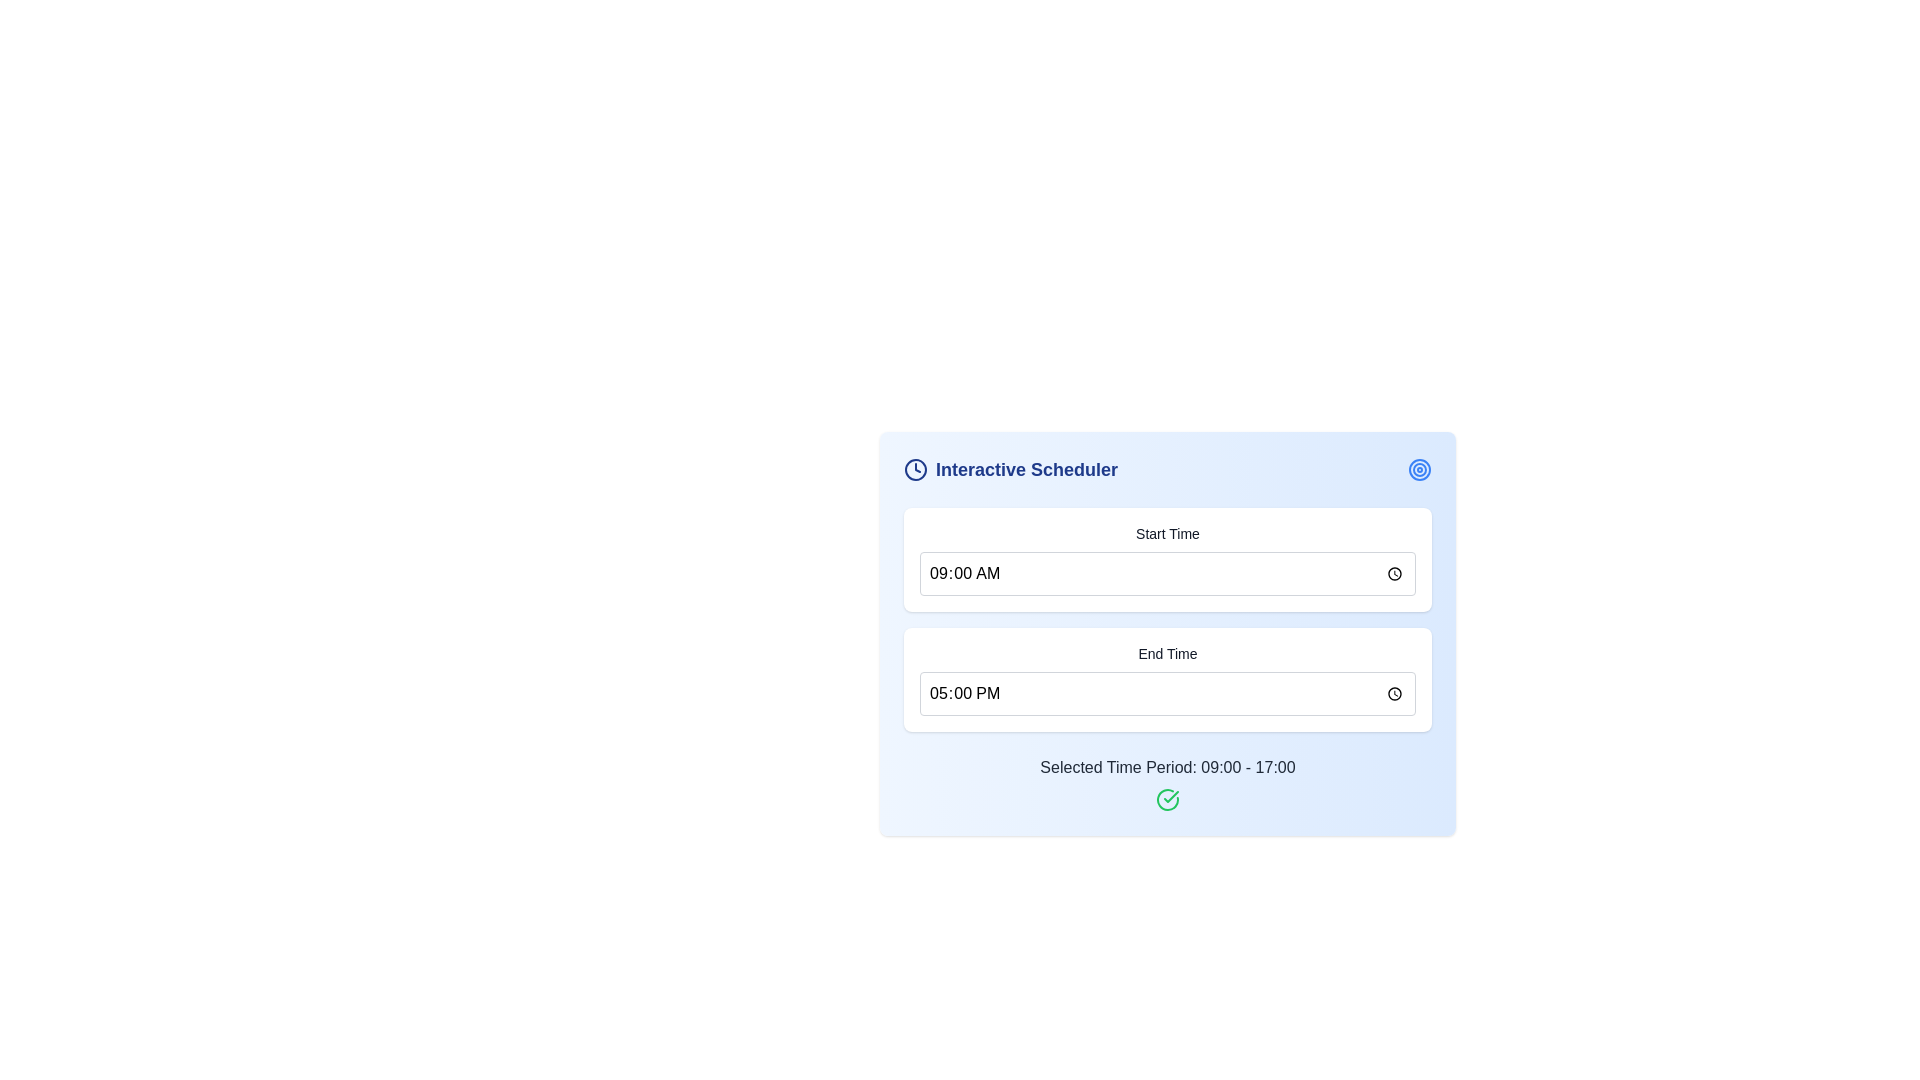  Describe the element at coordinates (1167, 654) in the screenshot. I see `the text label indicating 'End Time' above the time input field within the light-blue background card` at that location.